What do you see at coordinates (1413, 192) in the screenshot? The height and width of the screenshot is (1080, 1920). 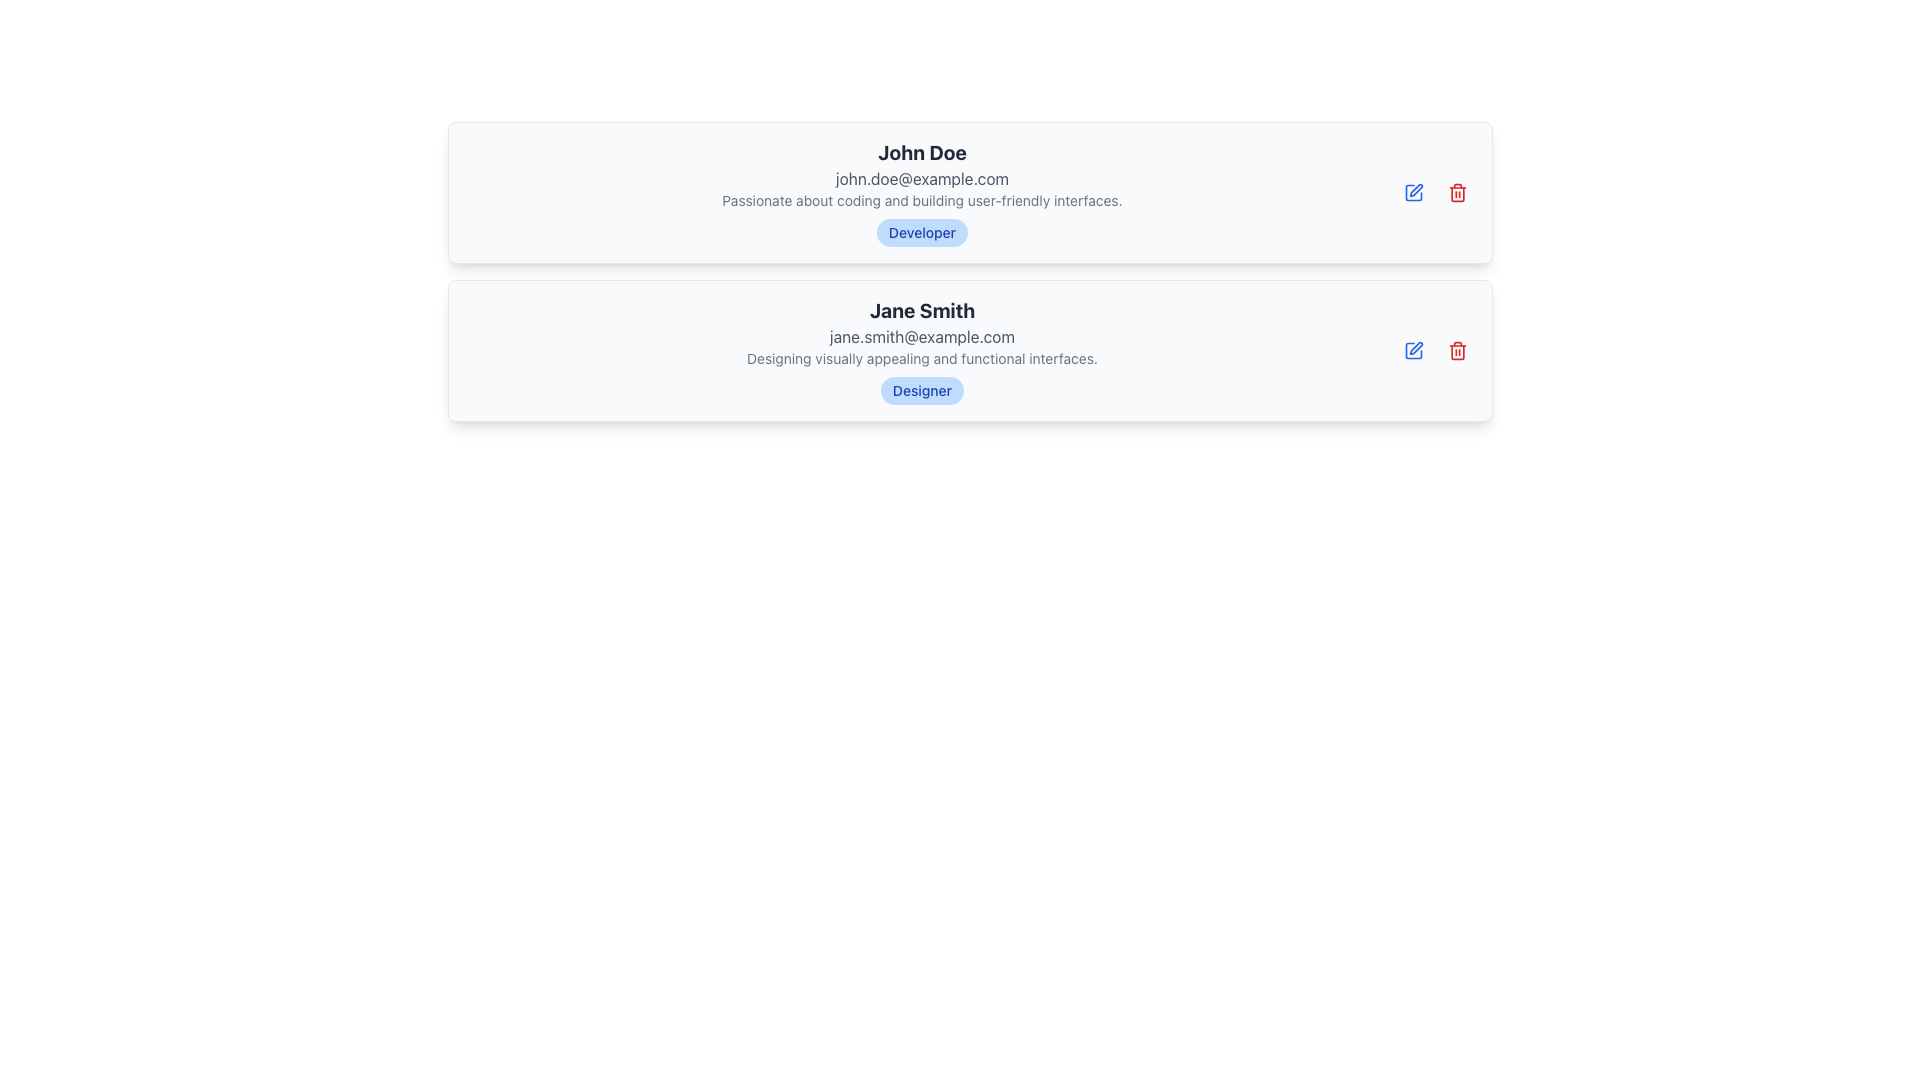 I see `the icon button that triggers the editing action for user information, located in the upper right corner of the user card layout, to the left of the red trash can icon` at bounding box center [1413, 192].